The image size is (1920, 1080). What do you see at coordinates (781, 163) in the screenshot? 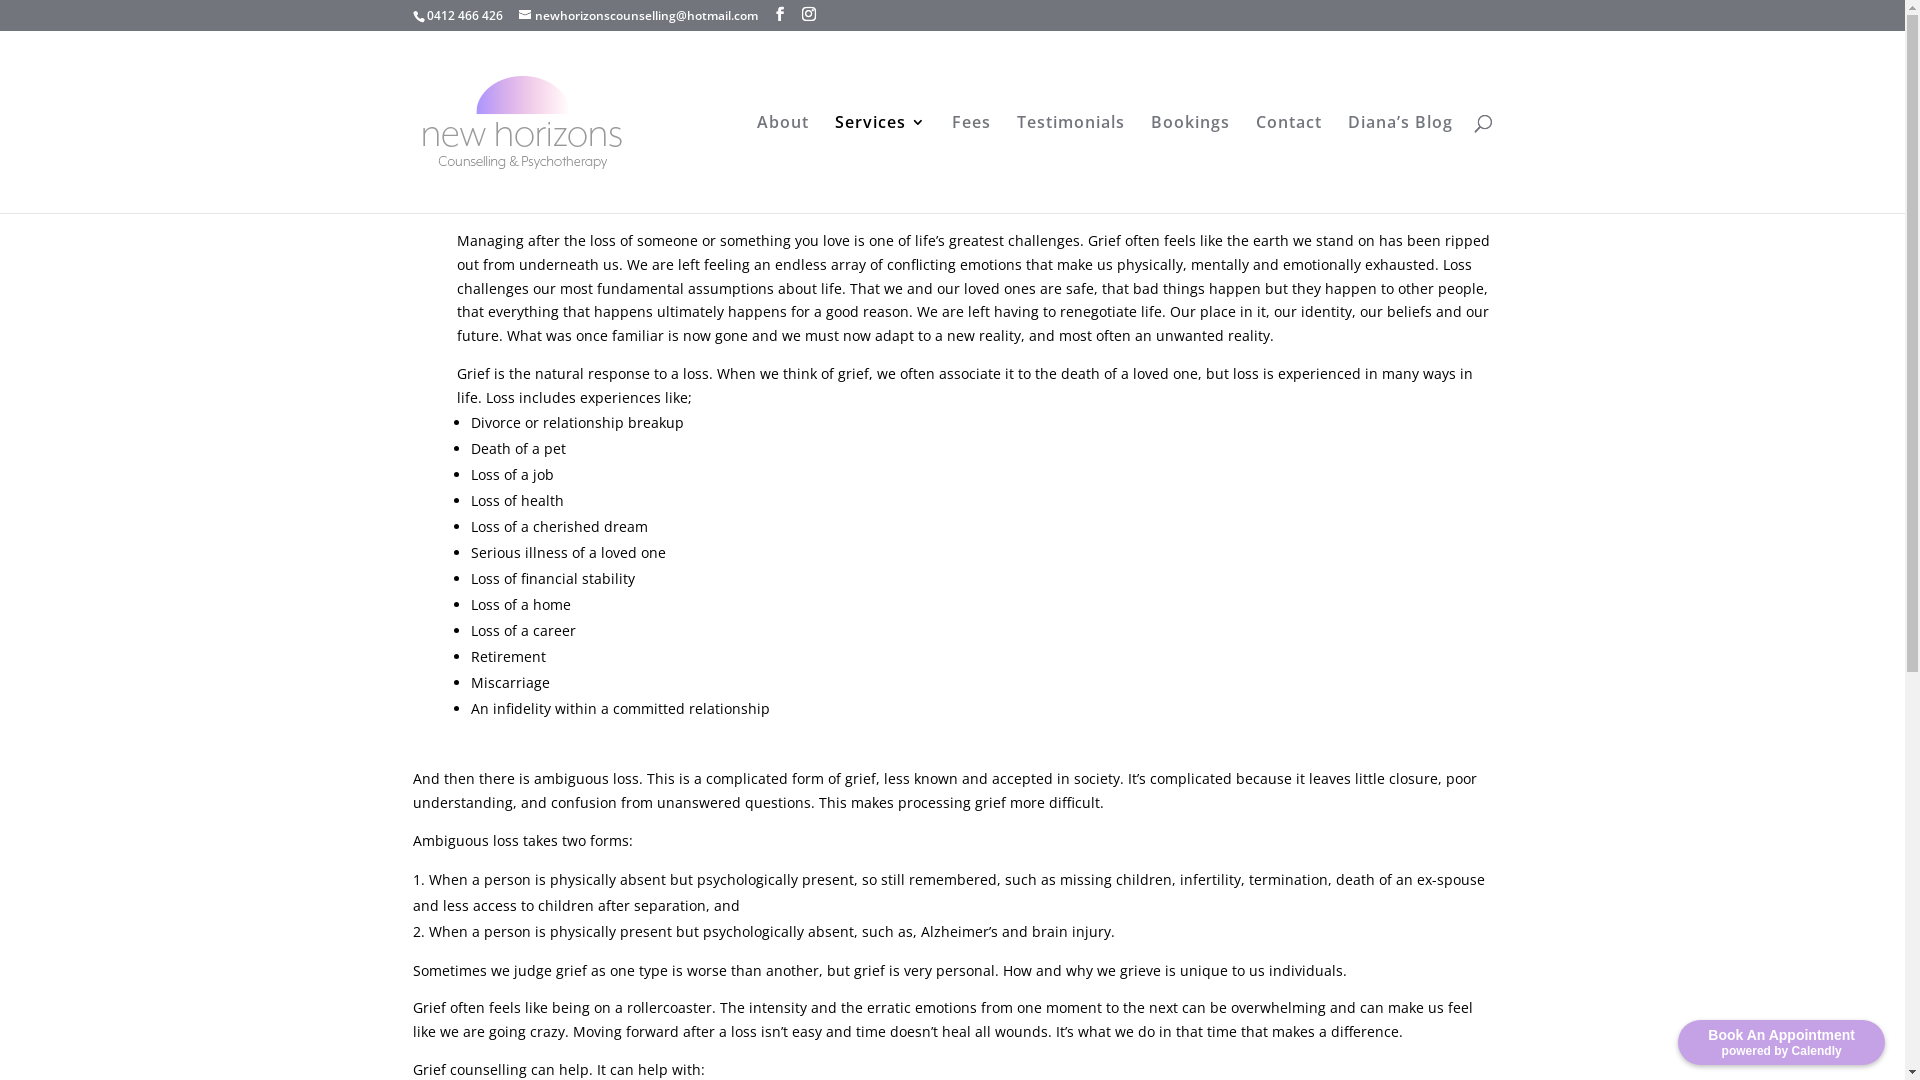
I see `'About'` at bounding box center [781, 163].